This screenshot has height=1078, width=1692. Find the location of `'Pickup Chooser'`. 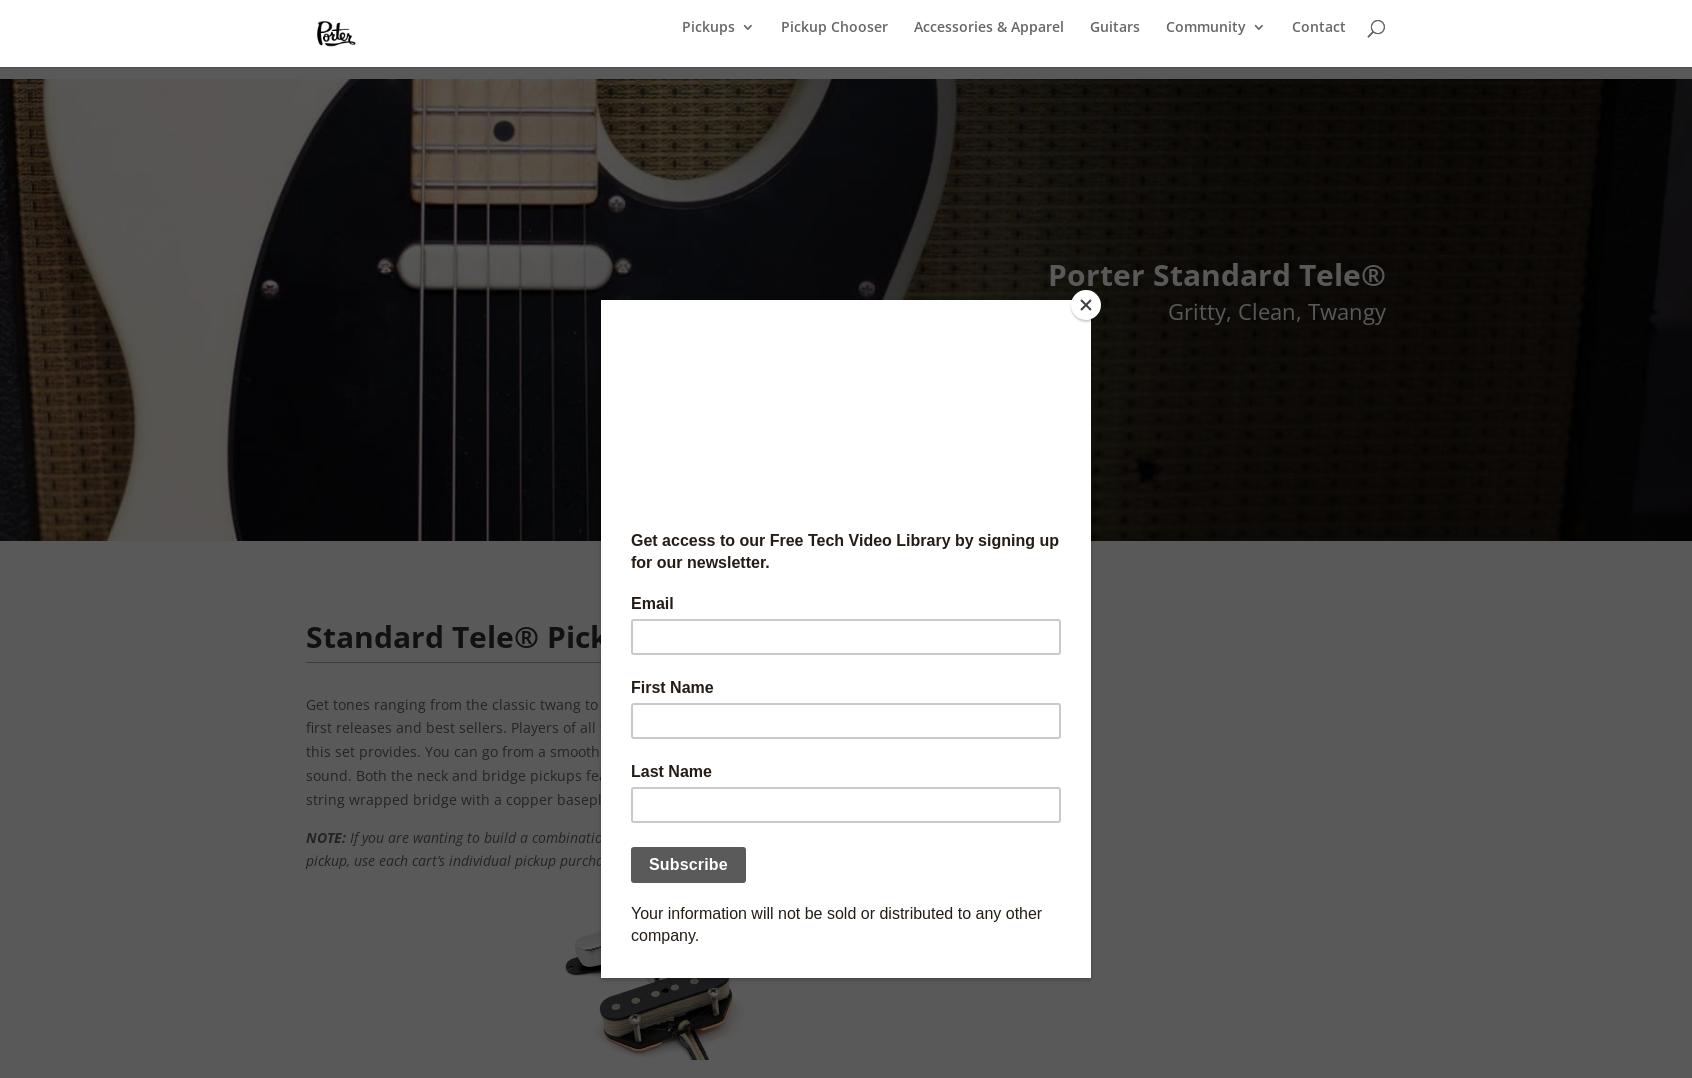

'Pickup Chooser' is located at coordinates (834, 38).